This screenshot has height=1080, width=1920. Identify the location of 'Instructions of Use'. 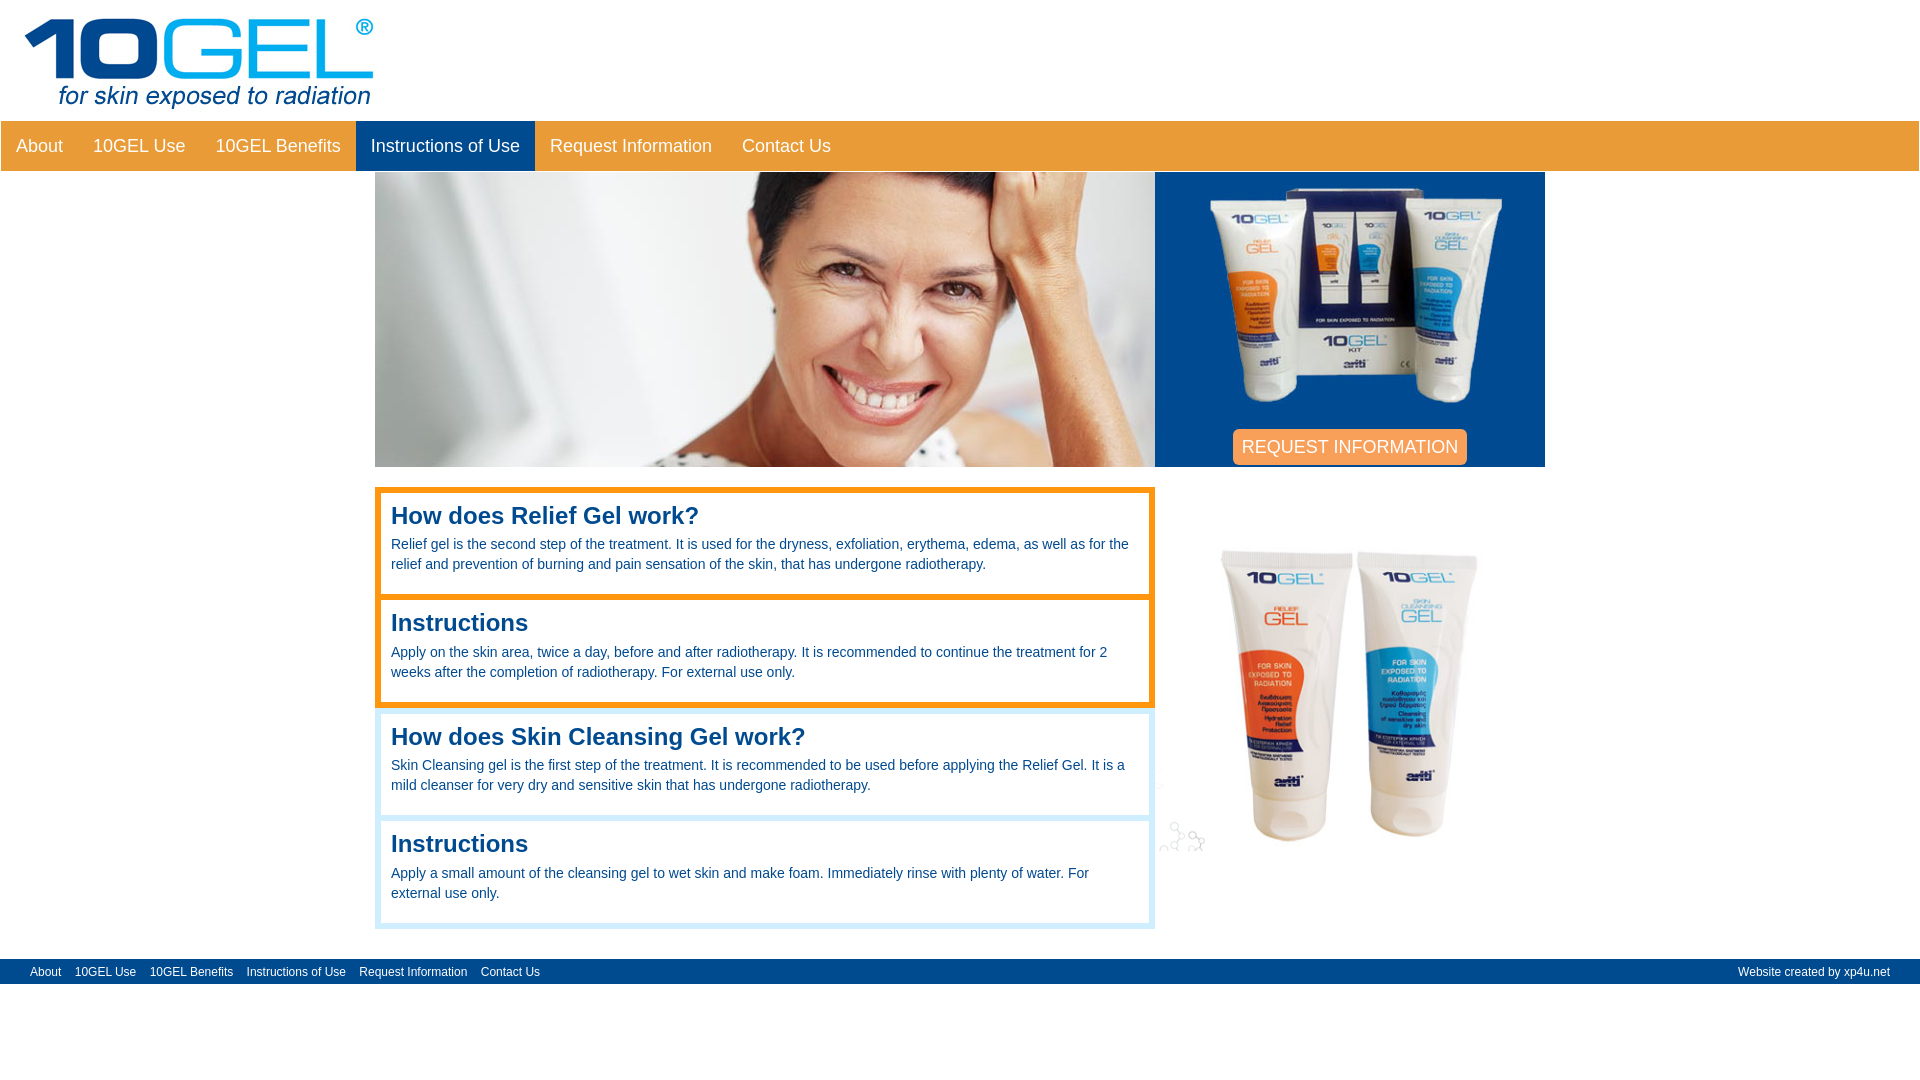
(444, 145).